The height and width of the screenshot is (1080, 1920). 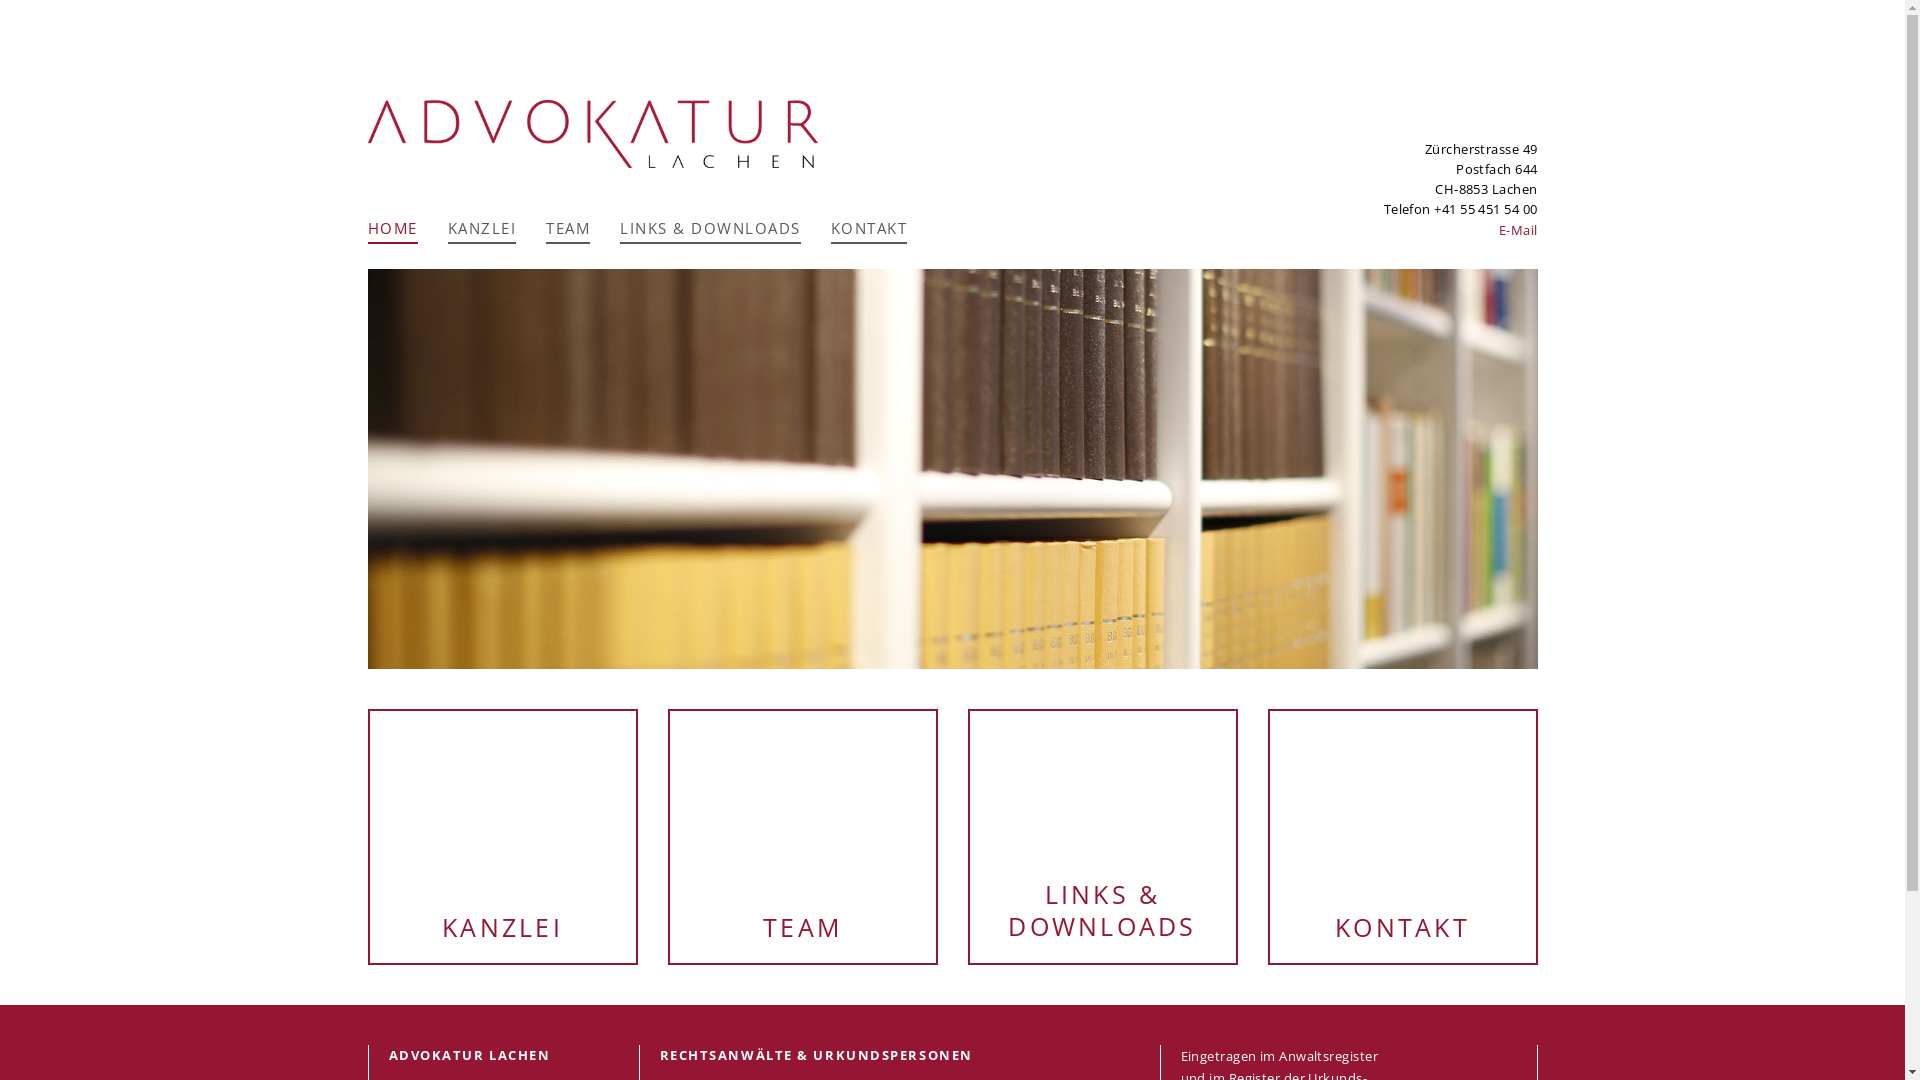 What do you see at coordinates (670, 836) in the screenshot?
I see `'TEAM'` at bounding box center [670, 836].